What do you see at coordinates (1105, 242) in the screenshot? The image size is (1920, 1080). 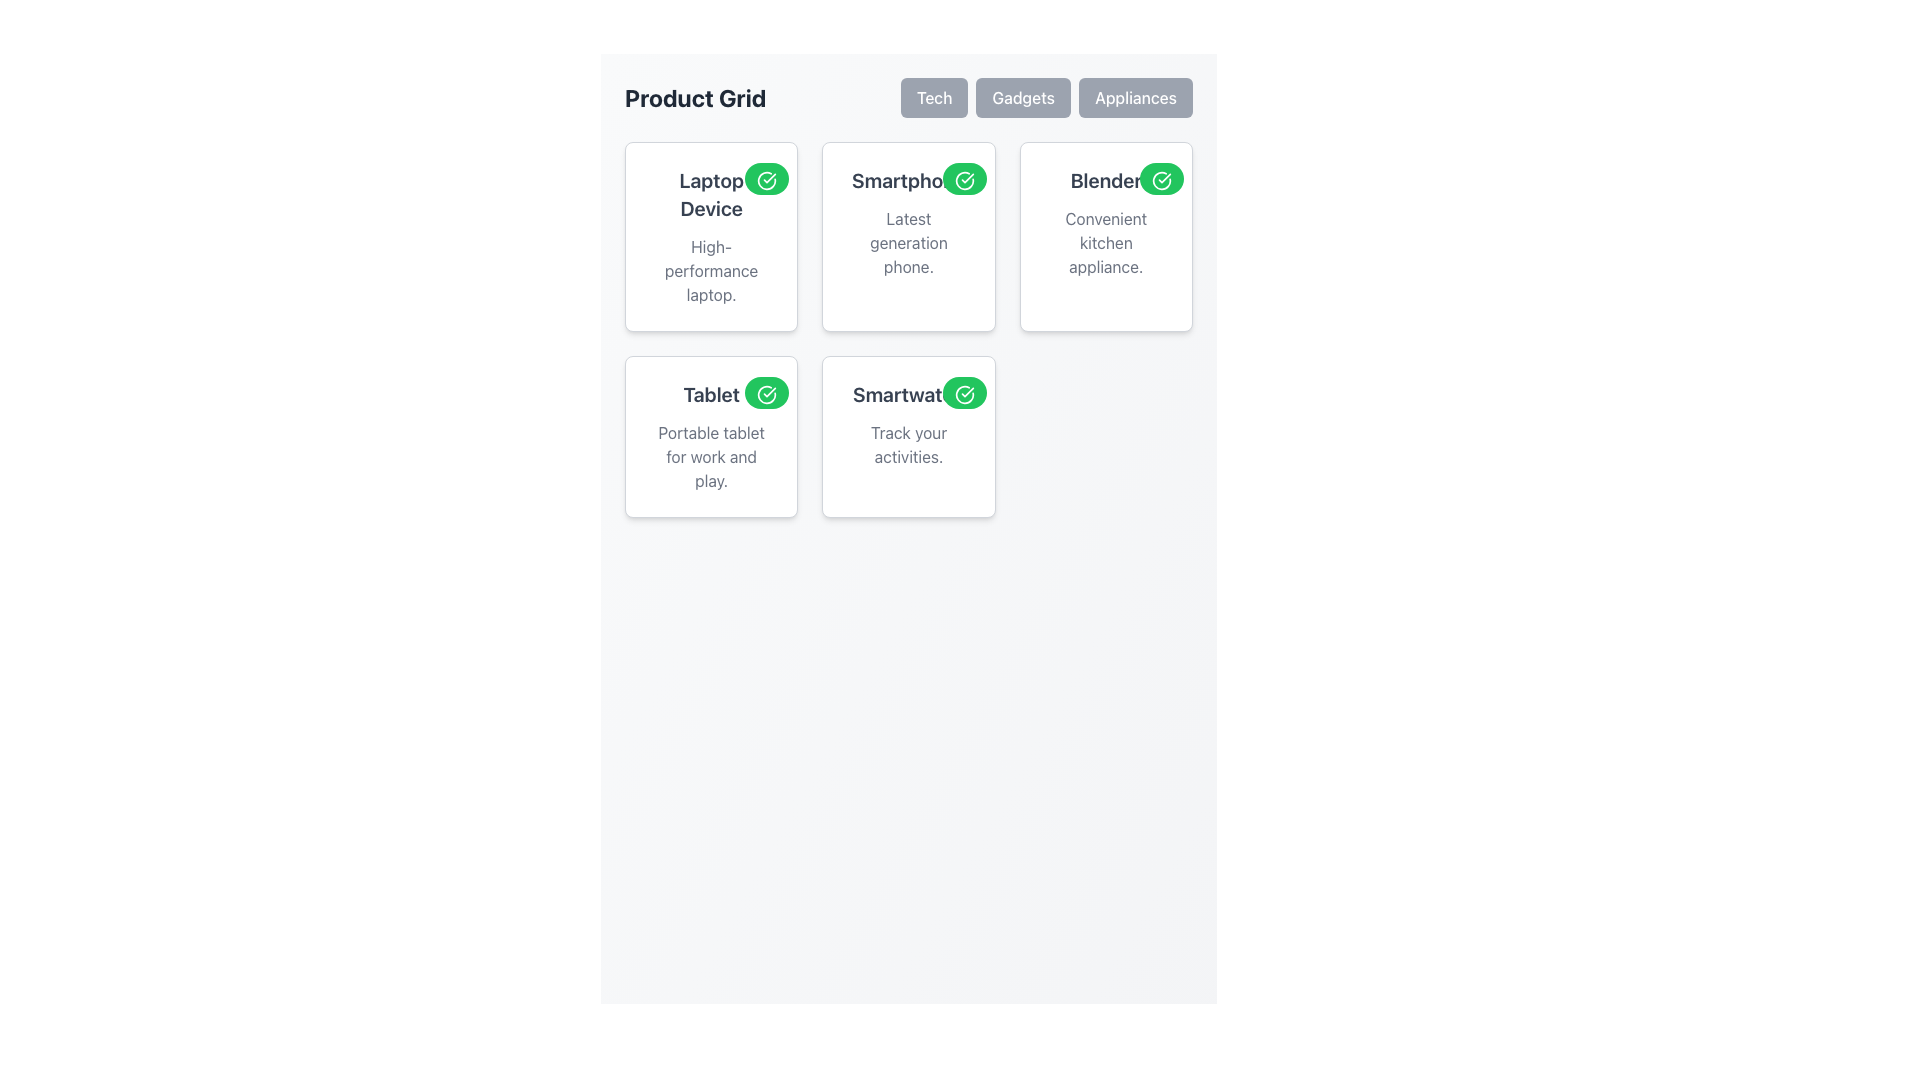 I see `text label that displays 'Convenient kitchen appliance.' located below the title 'Blender' in a medium gray color` at bounding box center [1105, 242].